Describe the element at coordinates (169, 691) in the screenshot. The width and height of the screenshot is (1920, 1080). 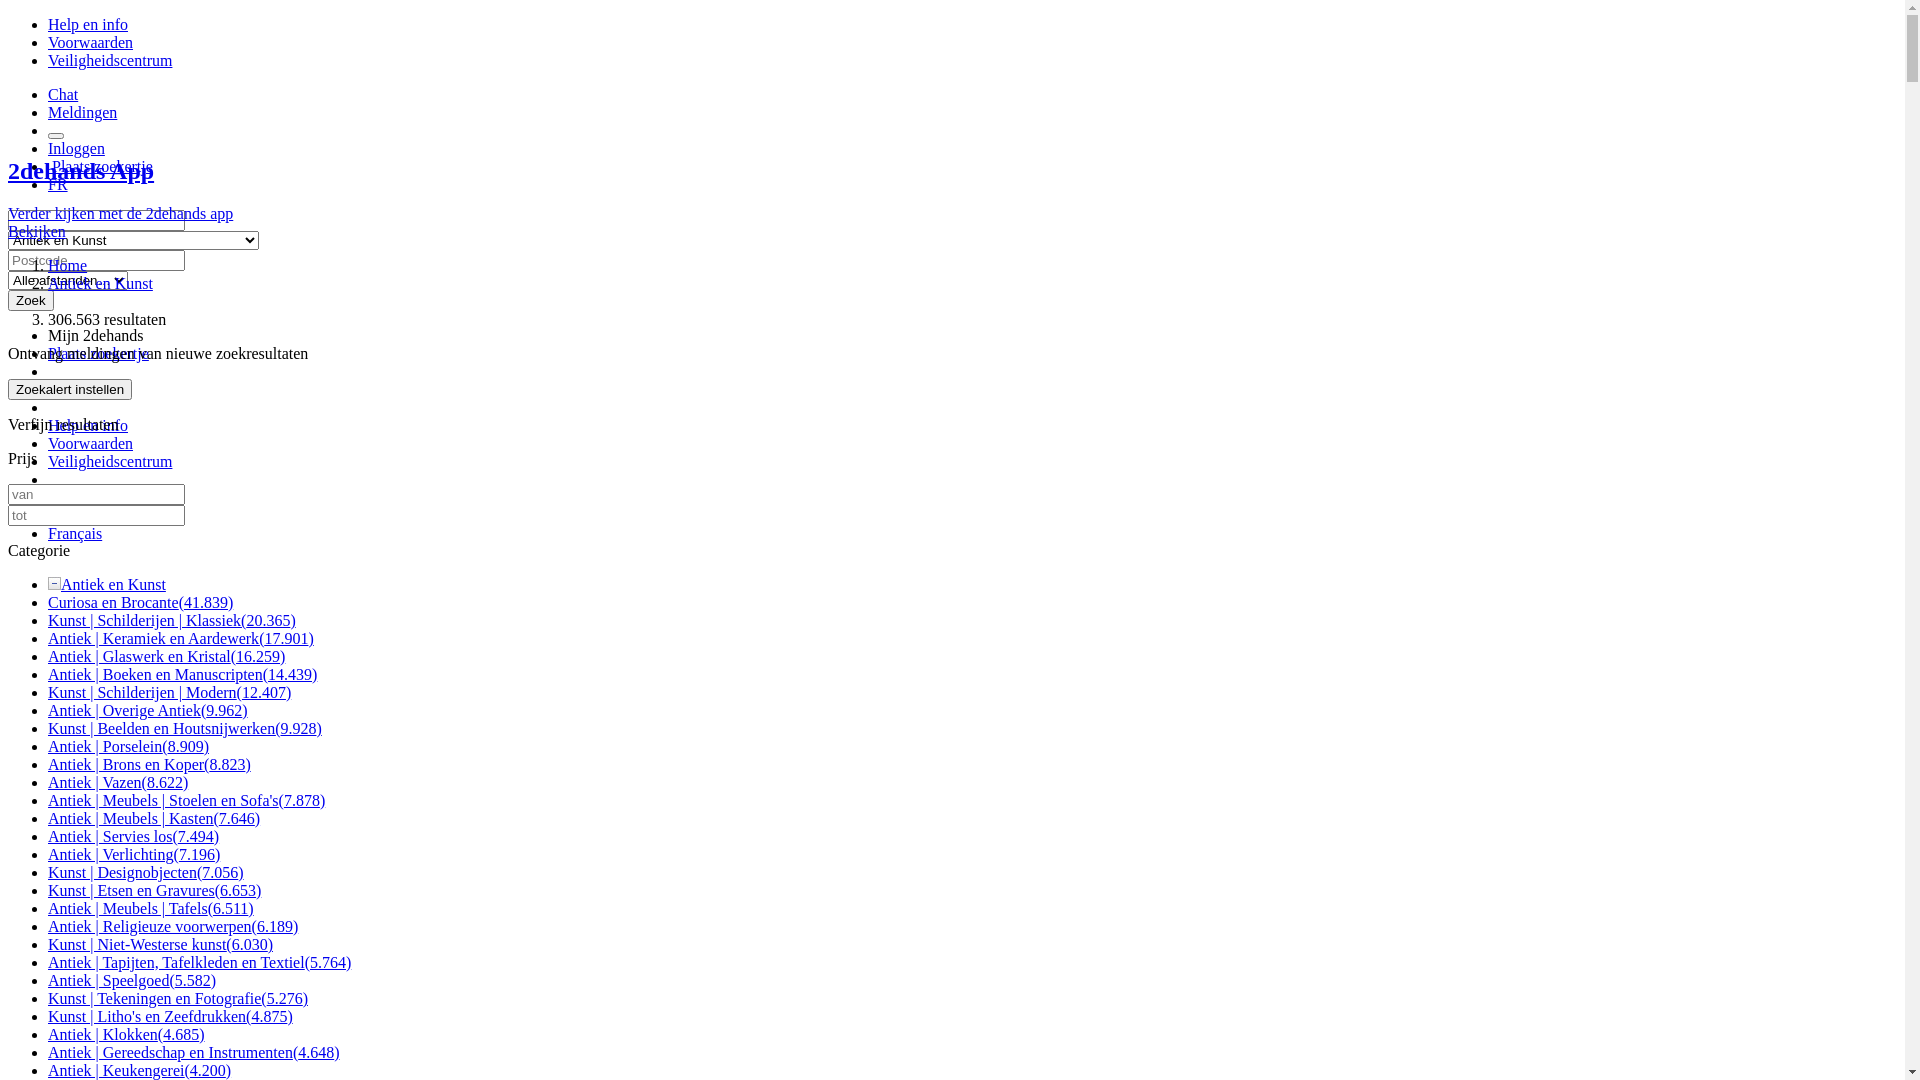
I see `'Kunst | Schilderijen | Modern(12.407)'` at that location.